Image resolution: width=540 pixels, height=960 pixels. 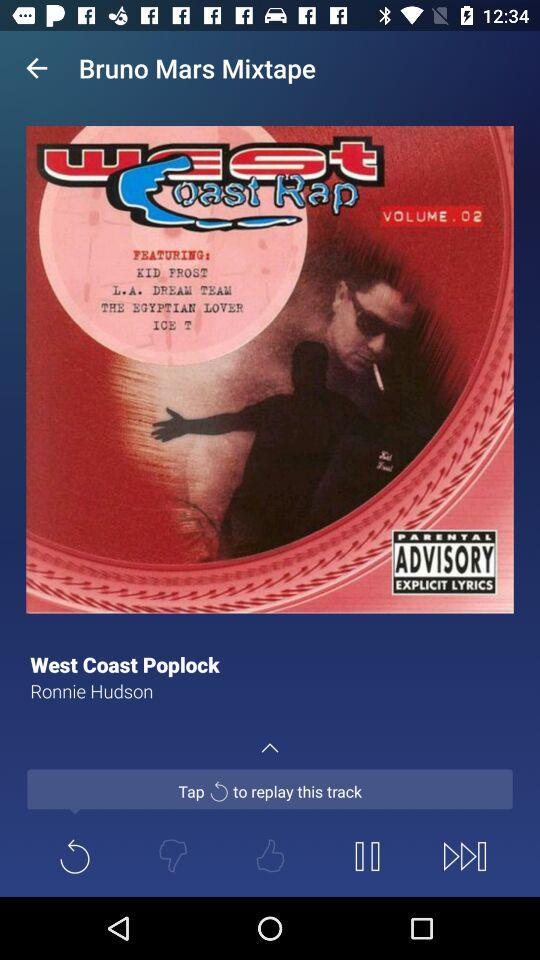 I want to click on the refresh icon, so click(x=74, y=855).